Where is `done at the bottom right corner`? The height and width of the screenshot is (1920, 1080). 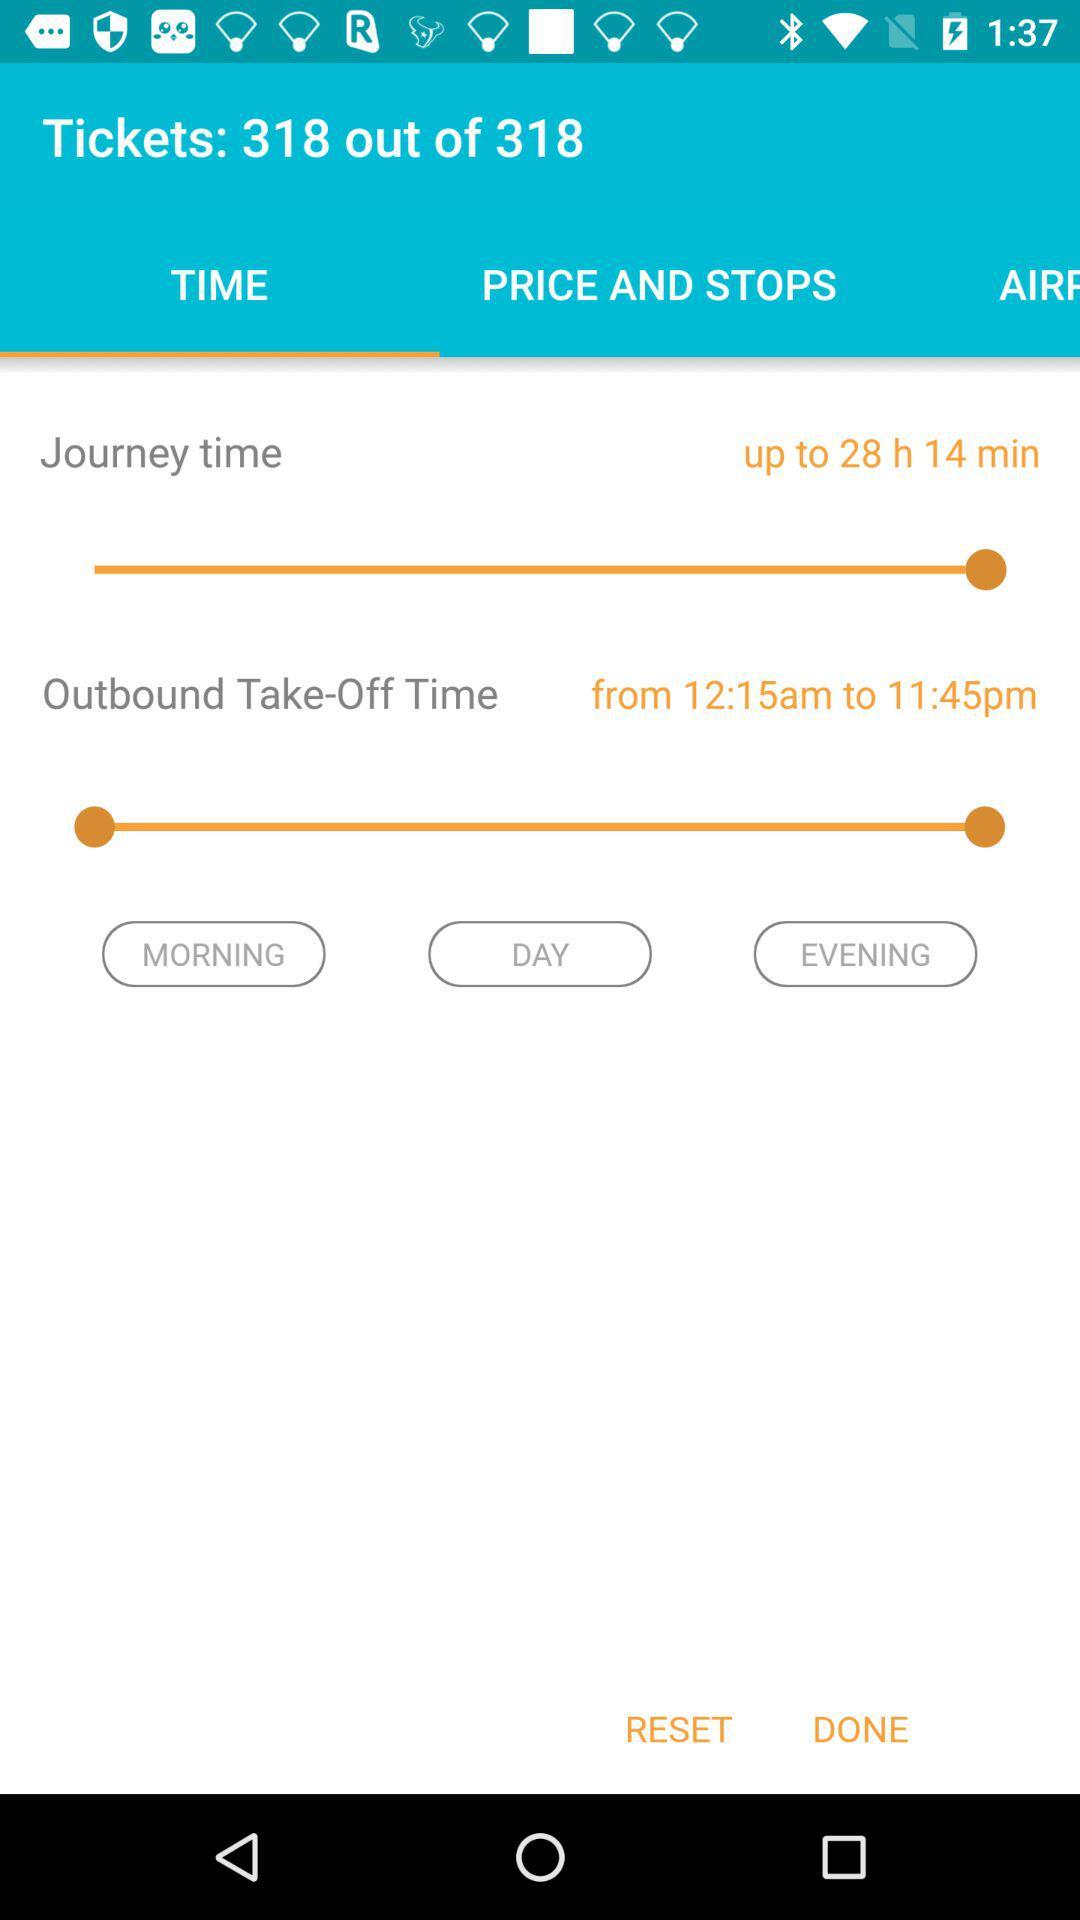 done at the bottom right corner is located at coordinates (859, 1727).